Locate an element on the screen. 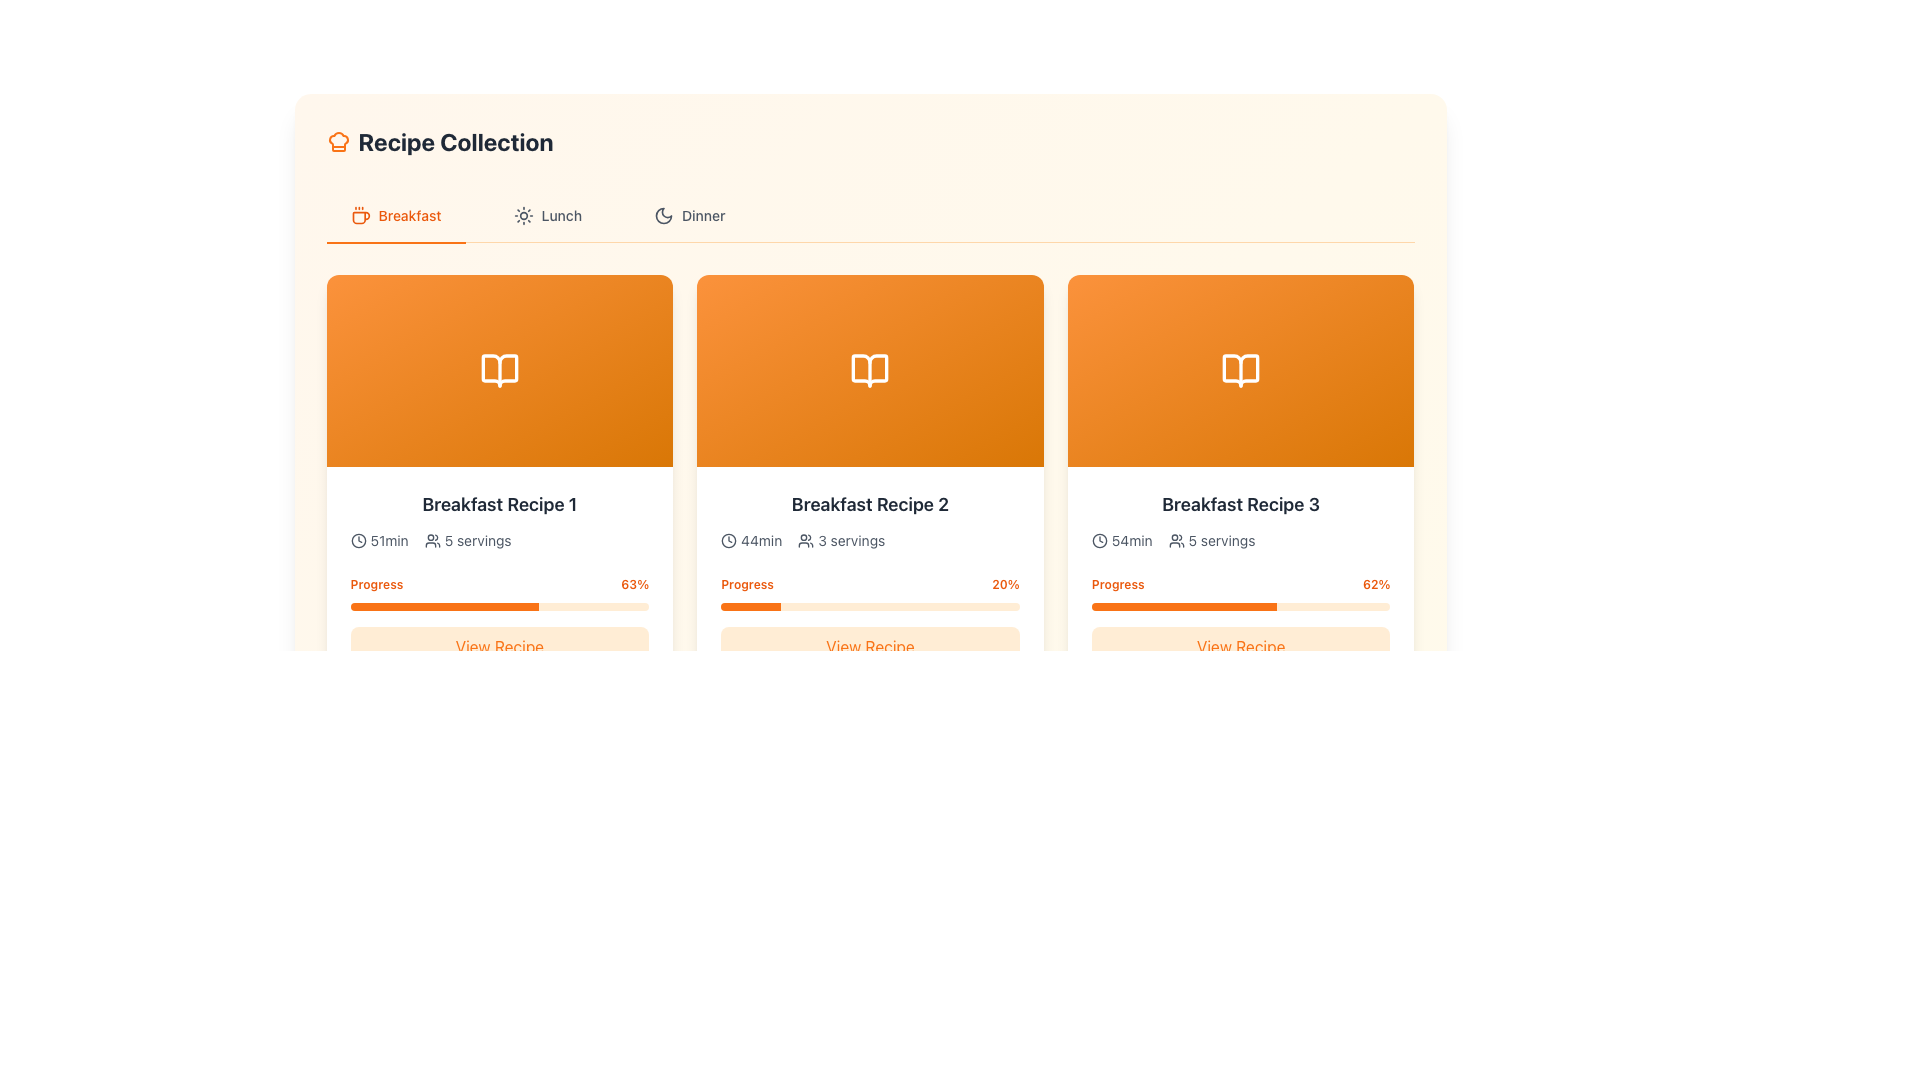 Image resolution: width=1920 pixels, height=1080 pixels. current progress percentage displayed in the Text label located in the Progress field of the second card under the 'Breakfast' tab, aligned to the right side of the card is located at coordinates (1006, 582).